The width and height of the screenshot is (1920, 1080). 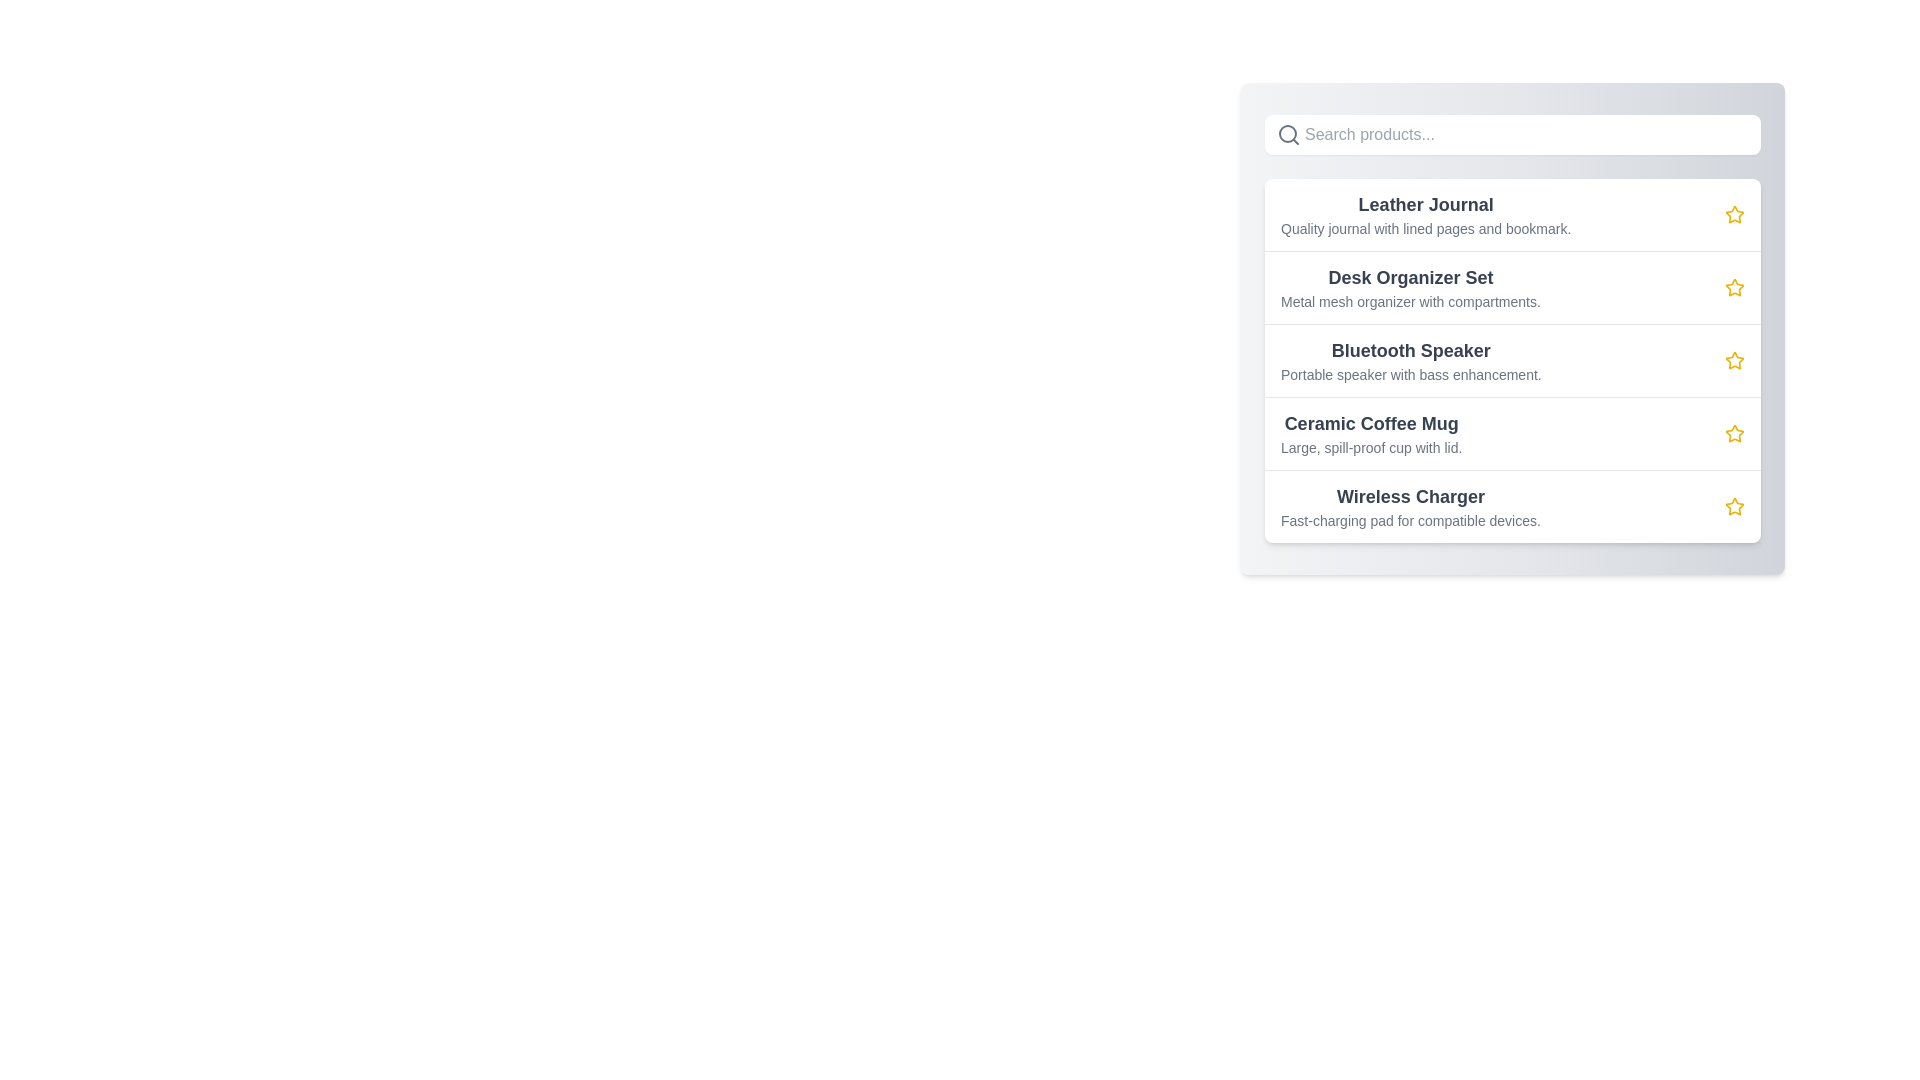 I want to click on the star-shaped icon with a yellow color fill located next to the 'Bluetooth Speaker' list item to mark it as a favorite, so click(x=1732, y=358).